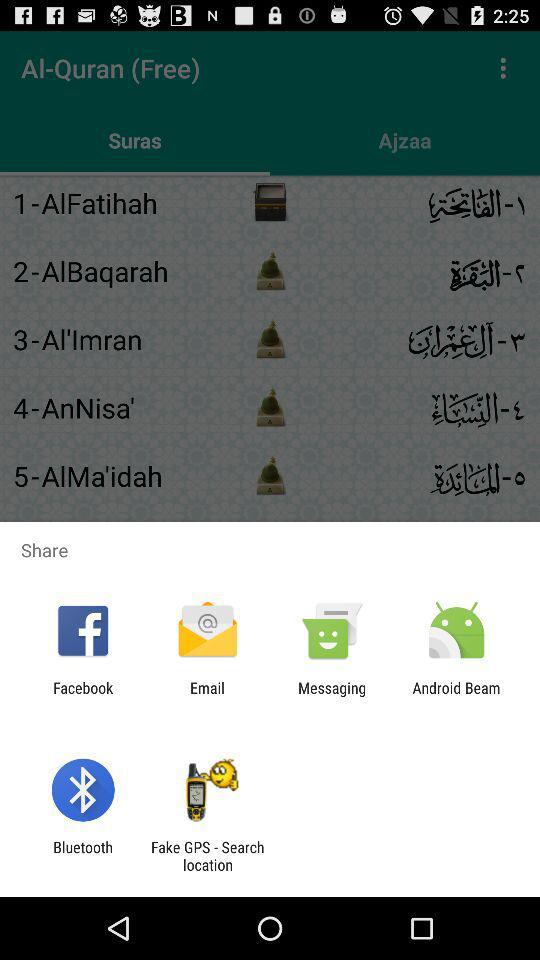  Describe the element at coordinates (206, 696) in the screenshot. I see `the email icon` at that location.